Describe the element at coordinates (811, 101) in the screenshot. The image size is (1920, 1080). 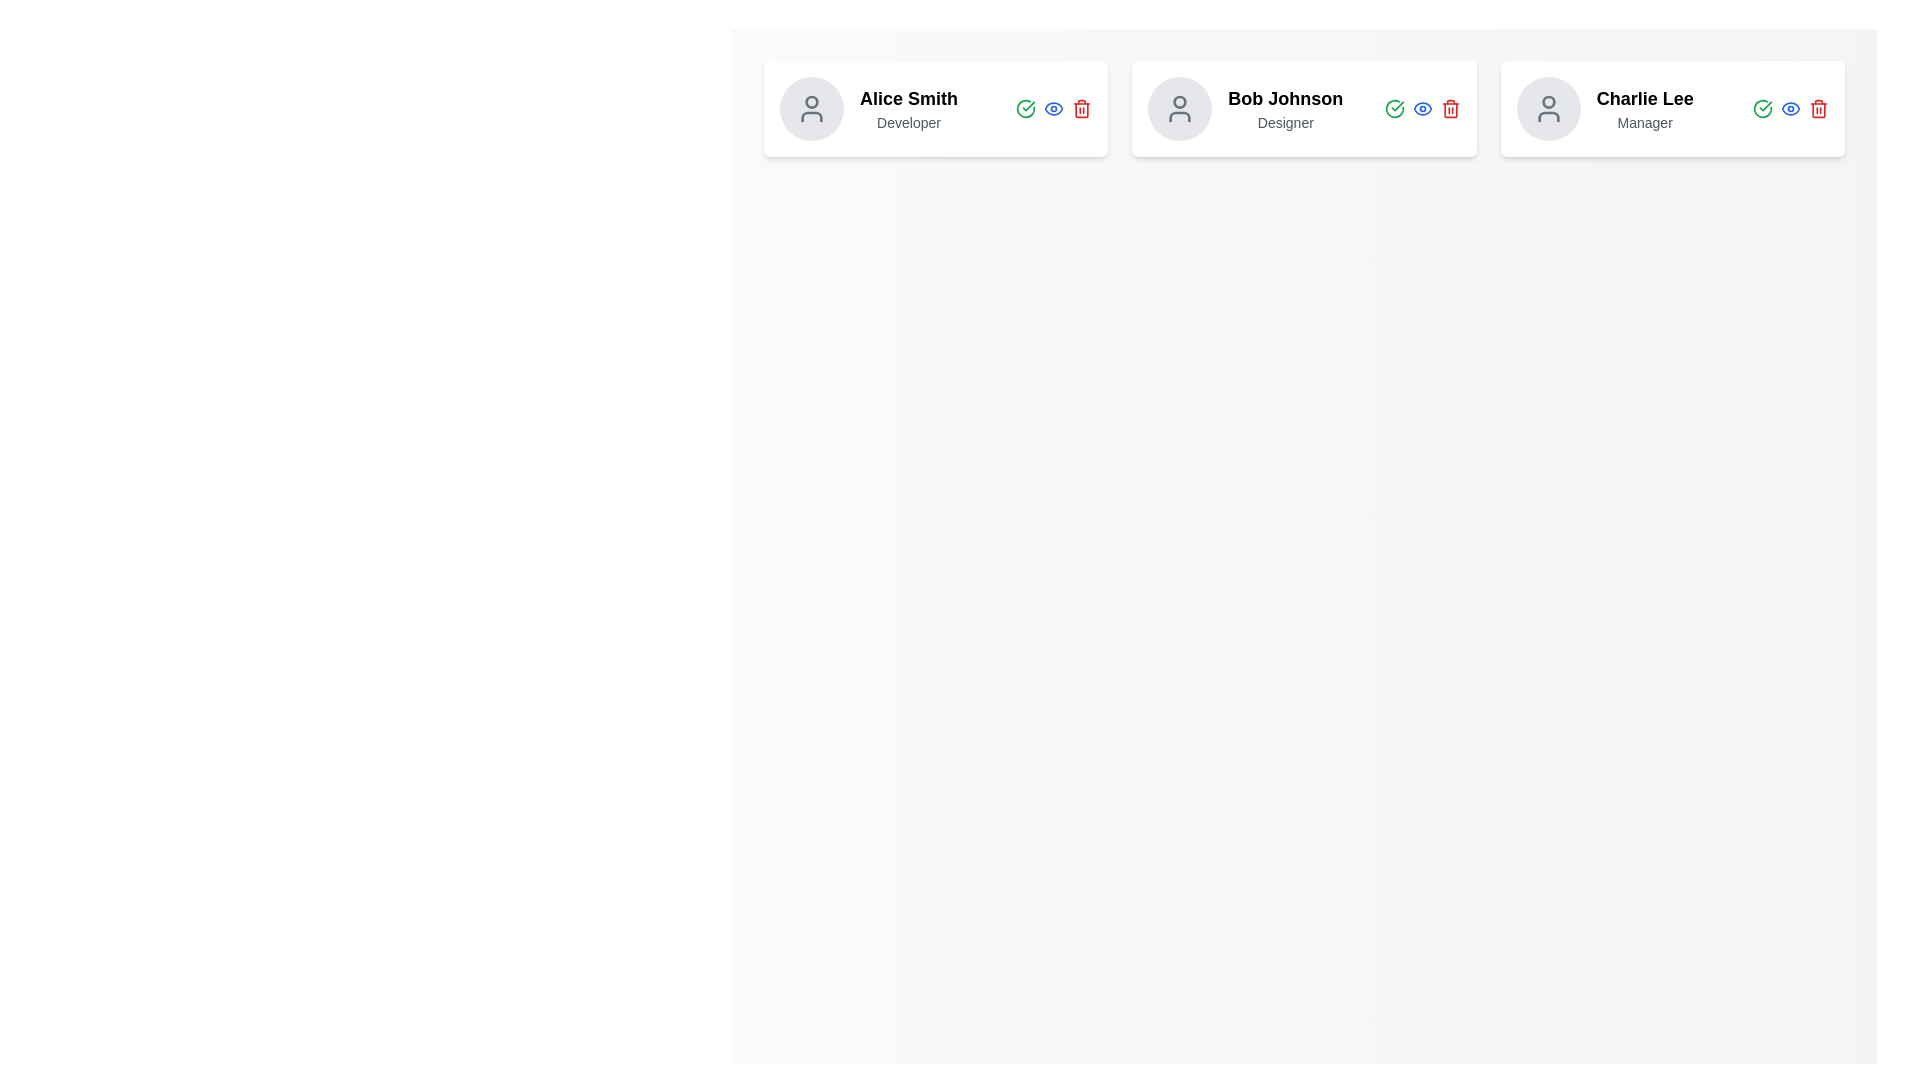
I see `the circular indicator located in the upper-left quadrant of the user card` at that location.